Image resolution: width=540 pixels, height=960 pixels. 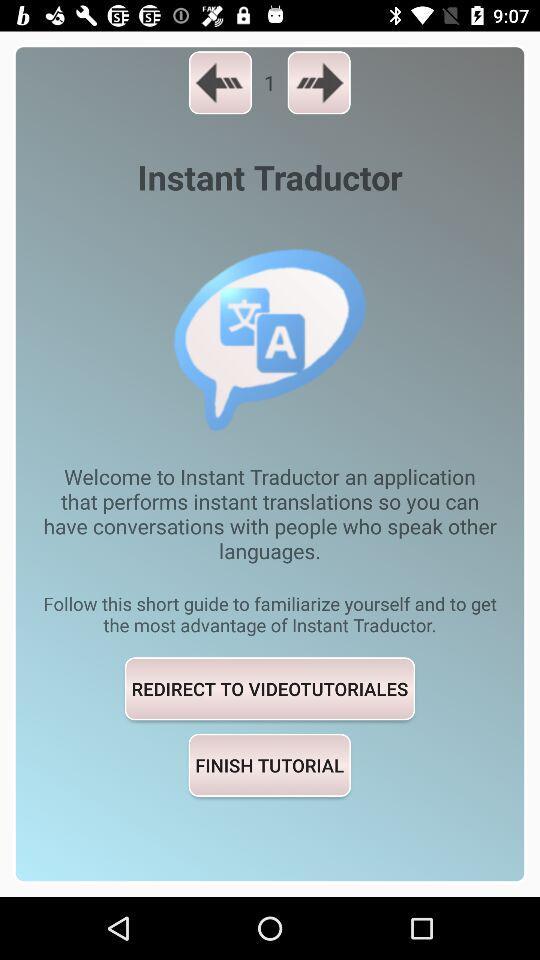 I want to click on the finish tutorial, so click(x=269, y=764).